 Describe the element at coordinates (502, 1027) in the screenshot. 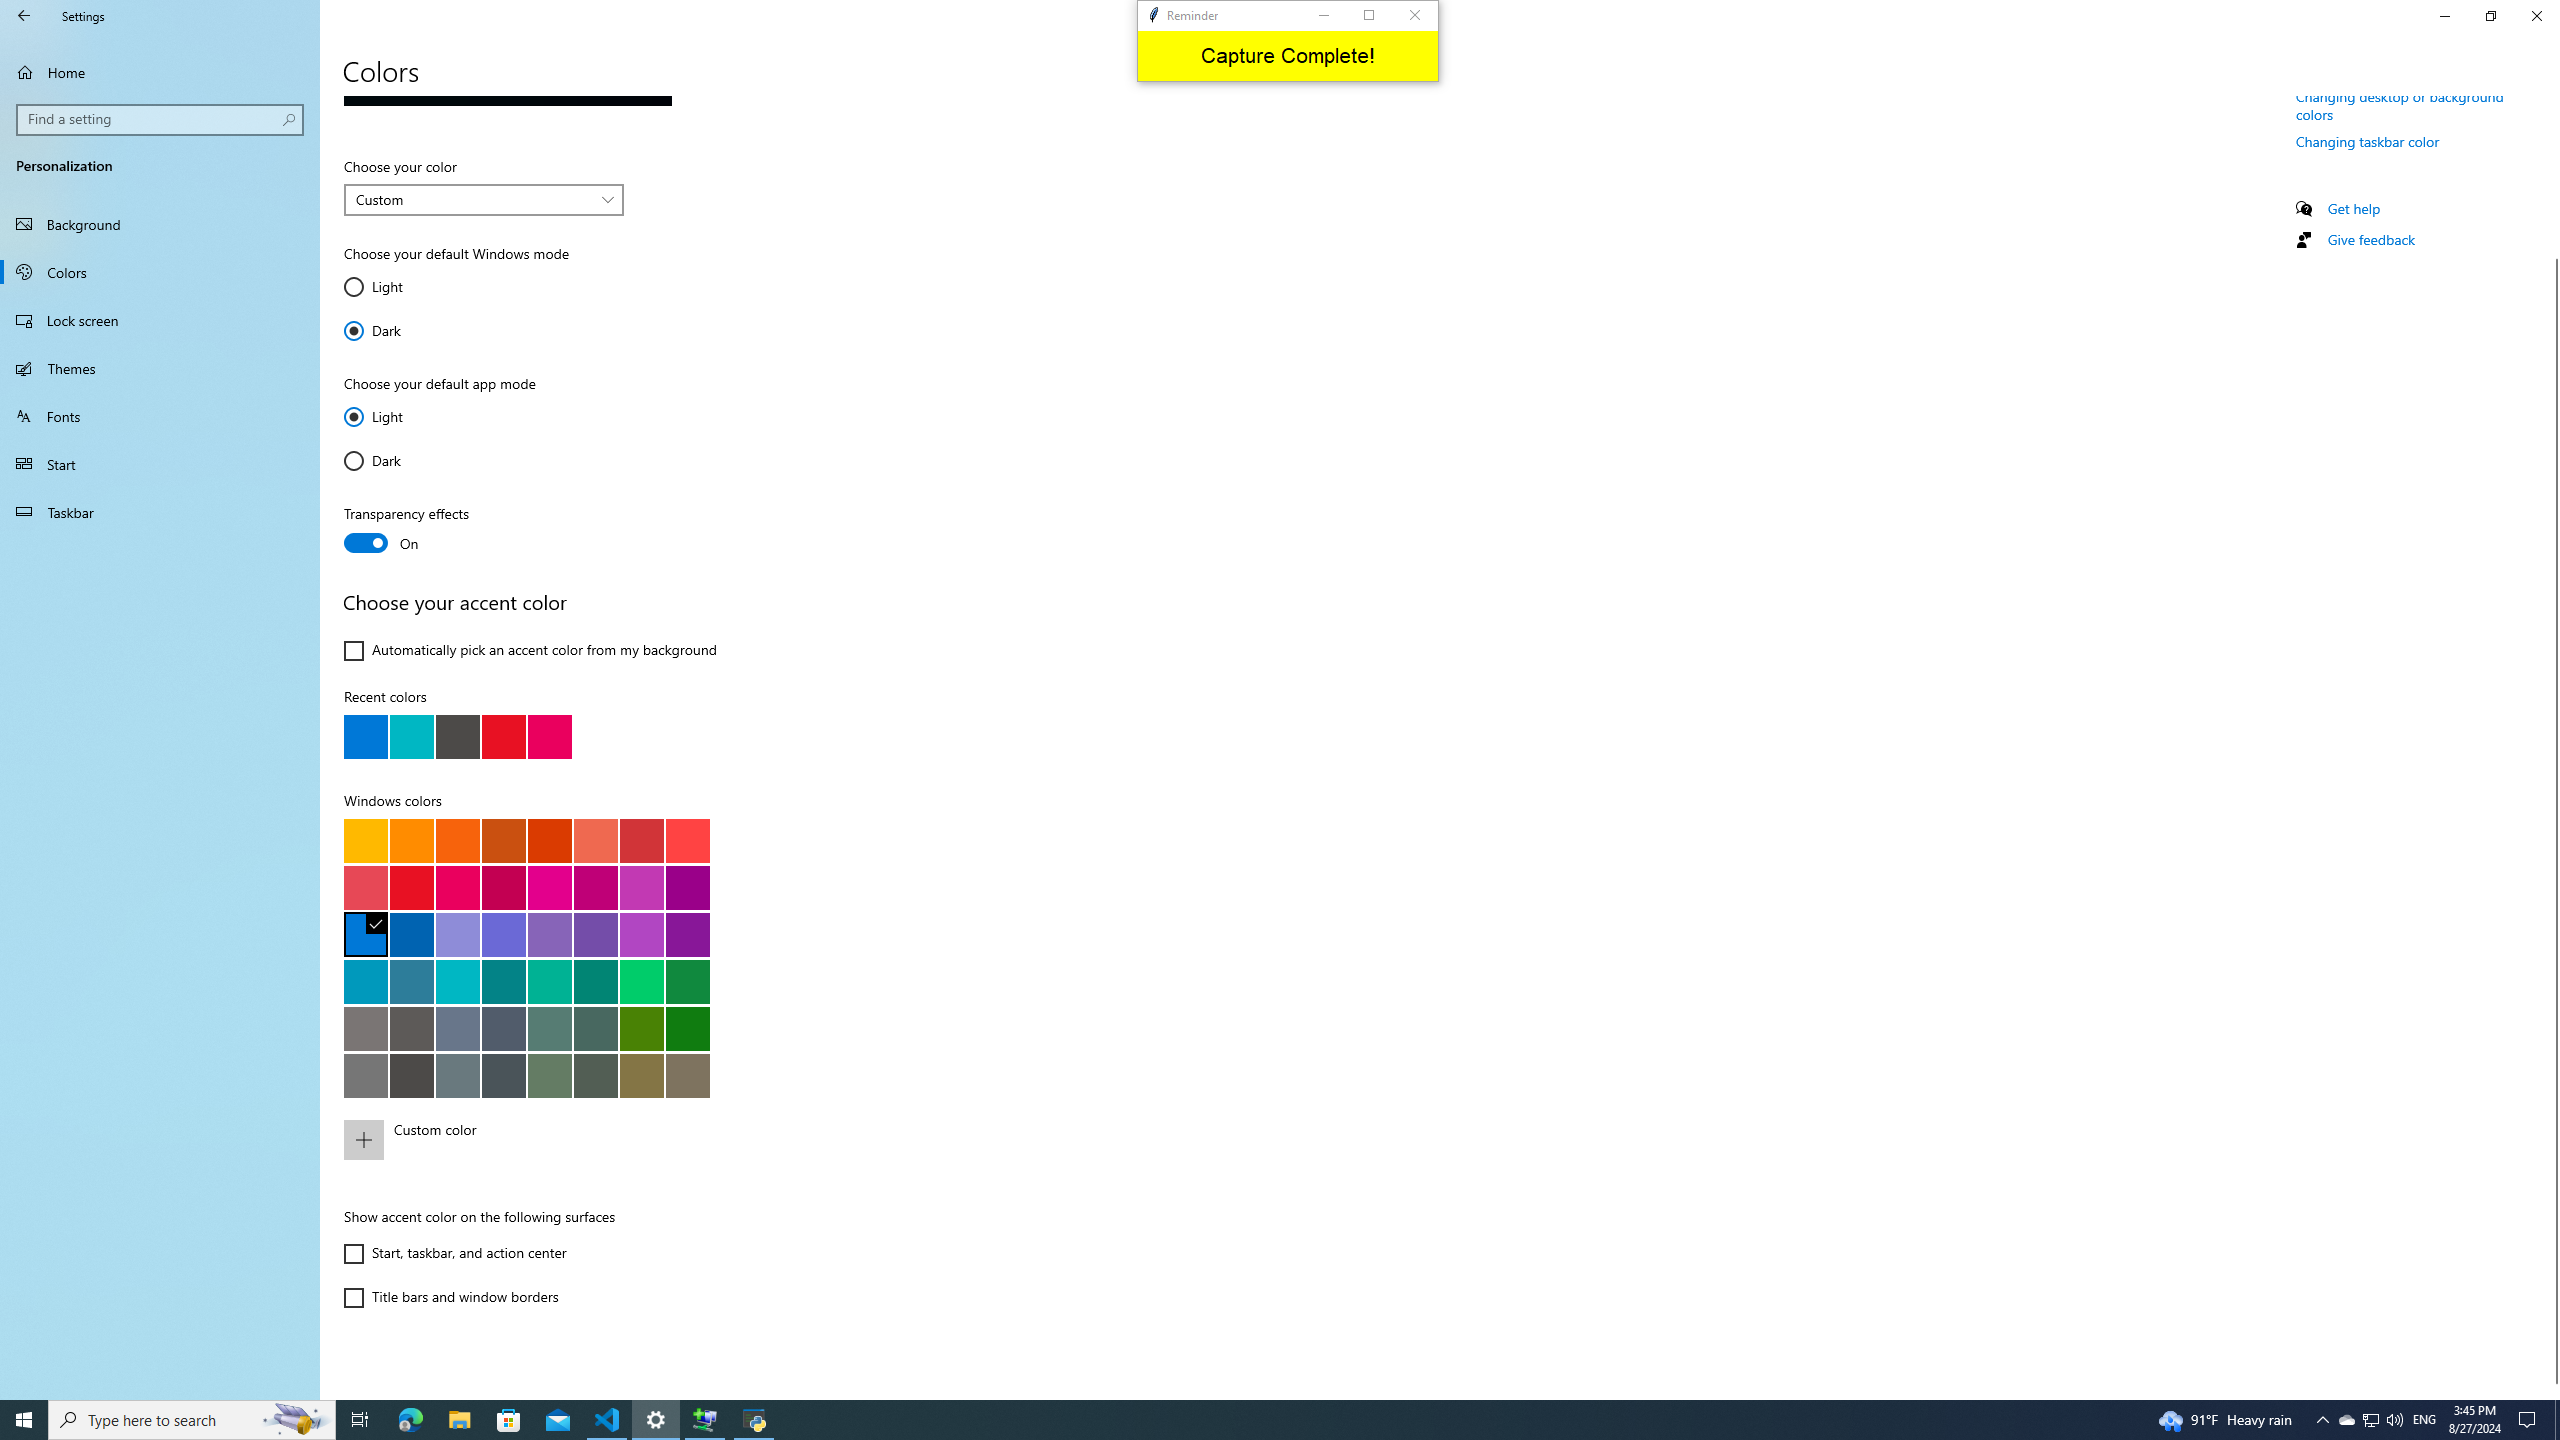

I see `'Metal blue'` at that location.